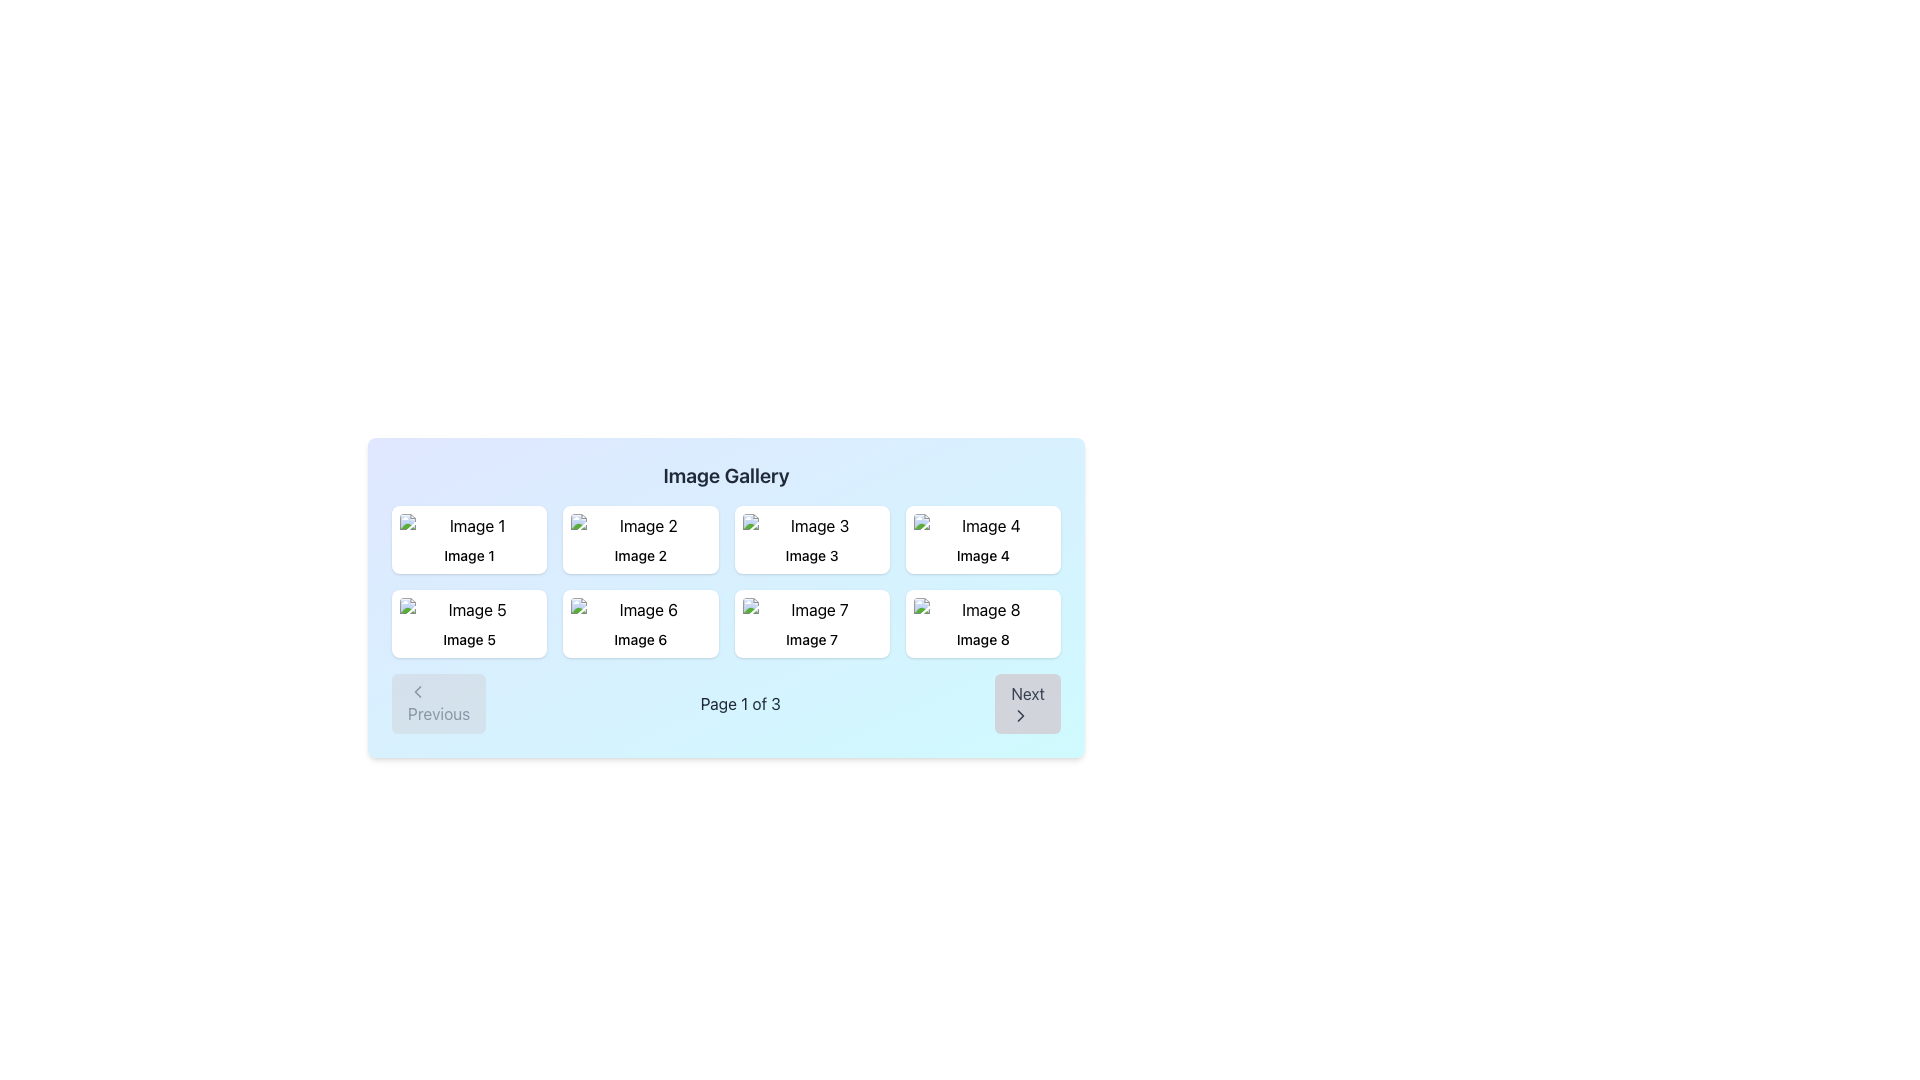  Describe the element at coordinates (468, 555) in the screenshot. I see `the text label element displaying 'Image 1' located below the thumbnail image in the gallery grid` at that location.